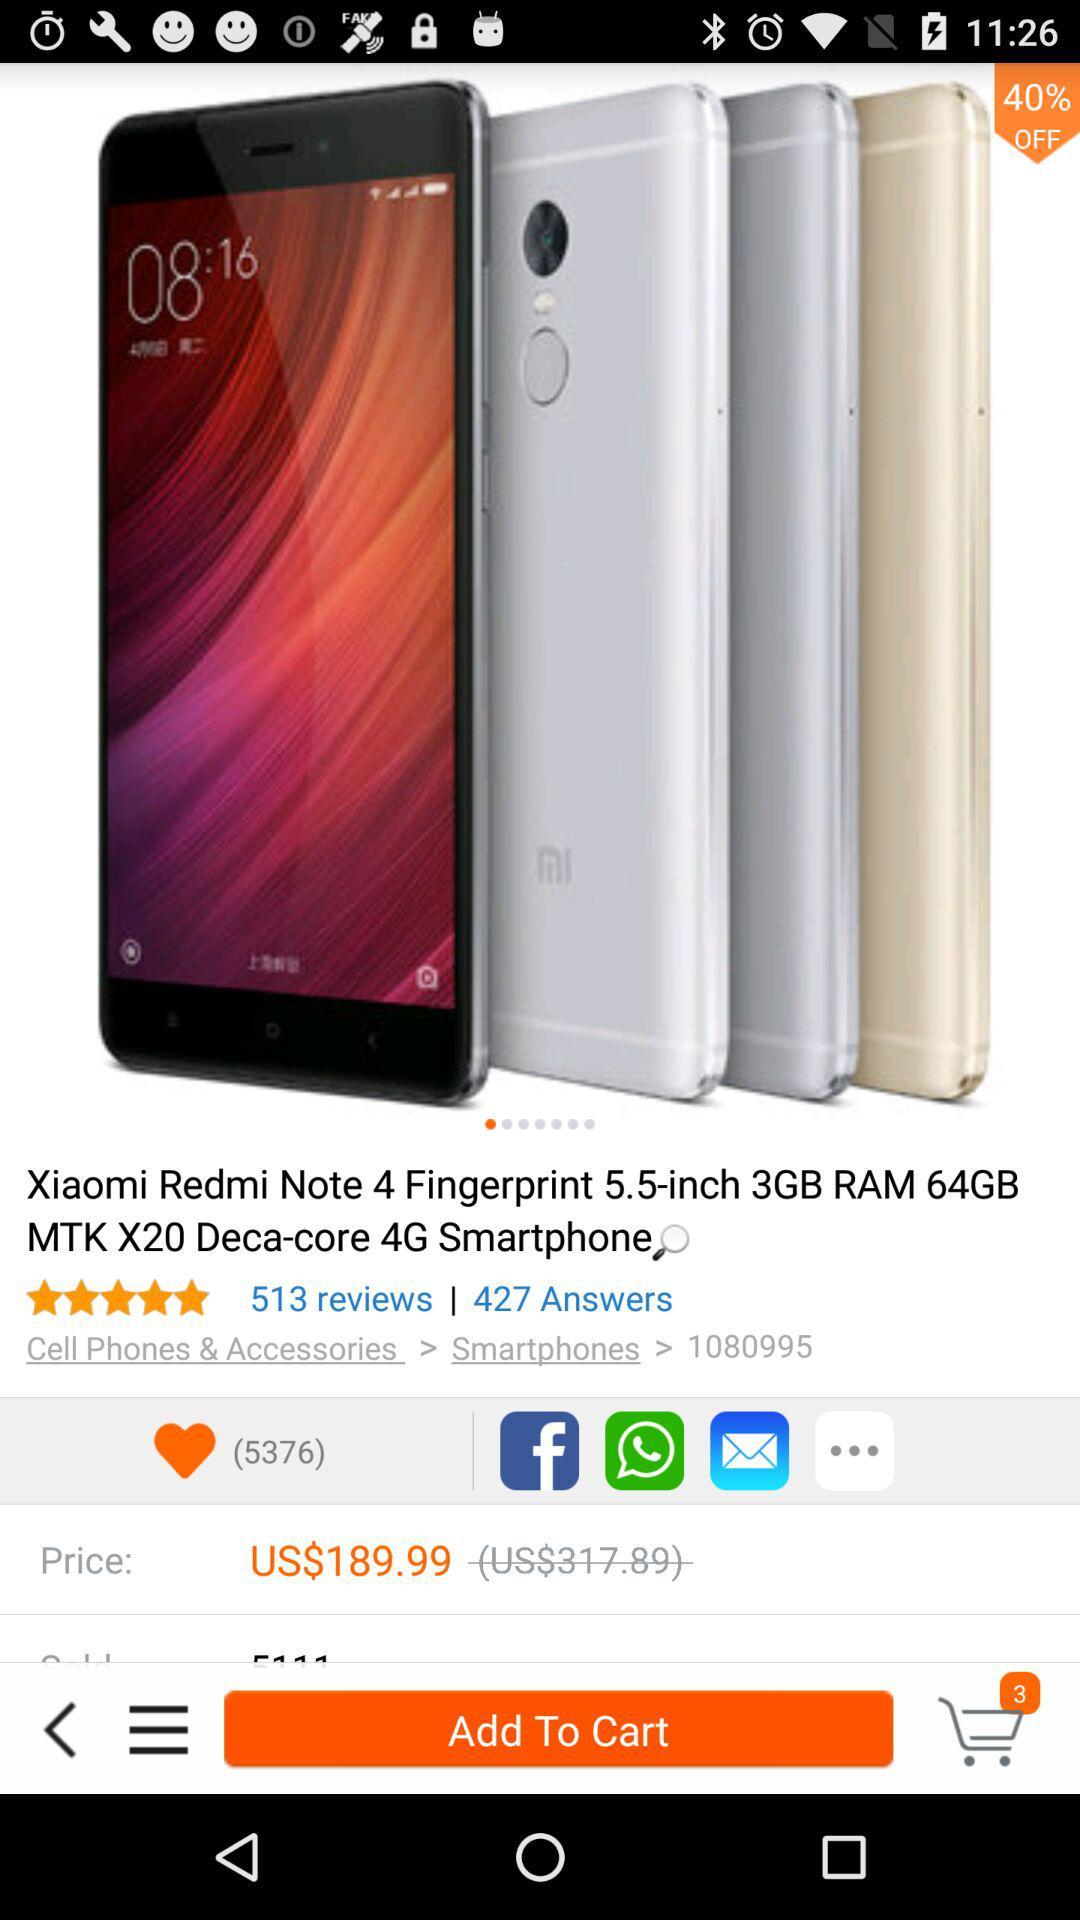 The width and height of the screenshot is (1080, 1920). I want to click on app below 513 reviews app, so click(215, 1347).